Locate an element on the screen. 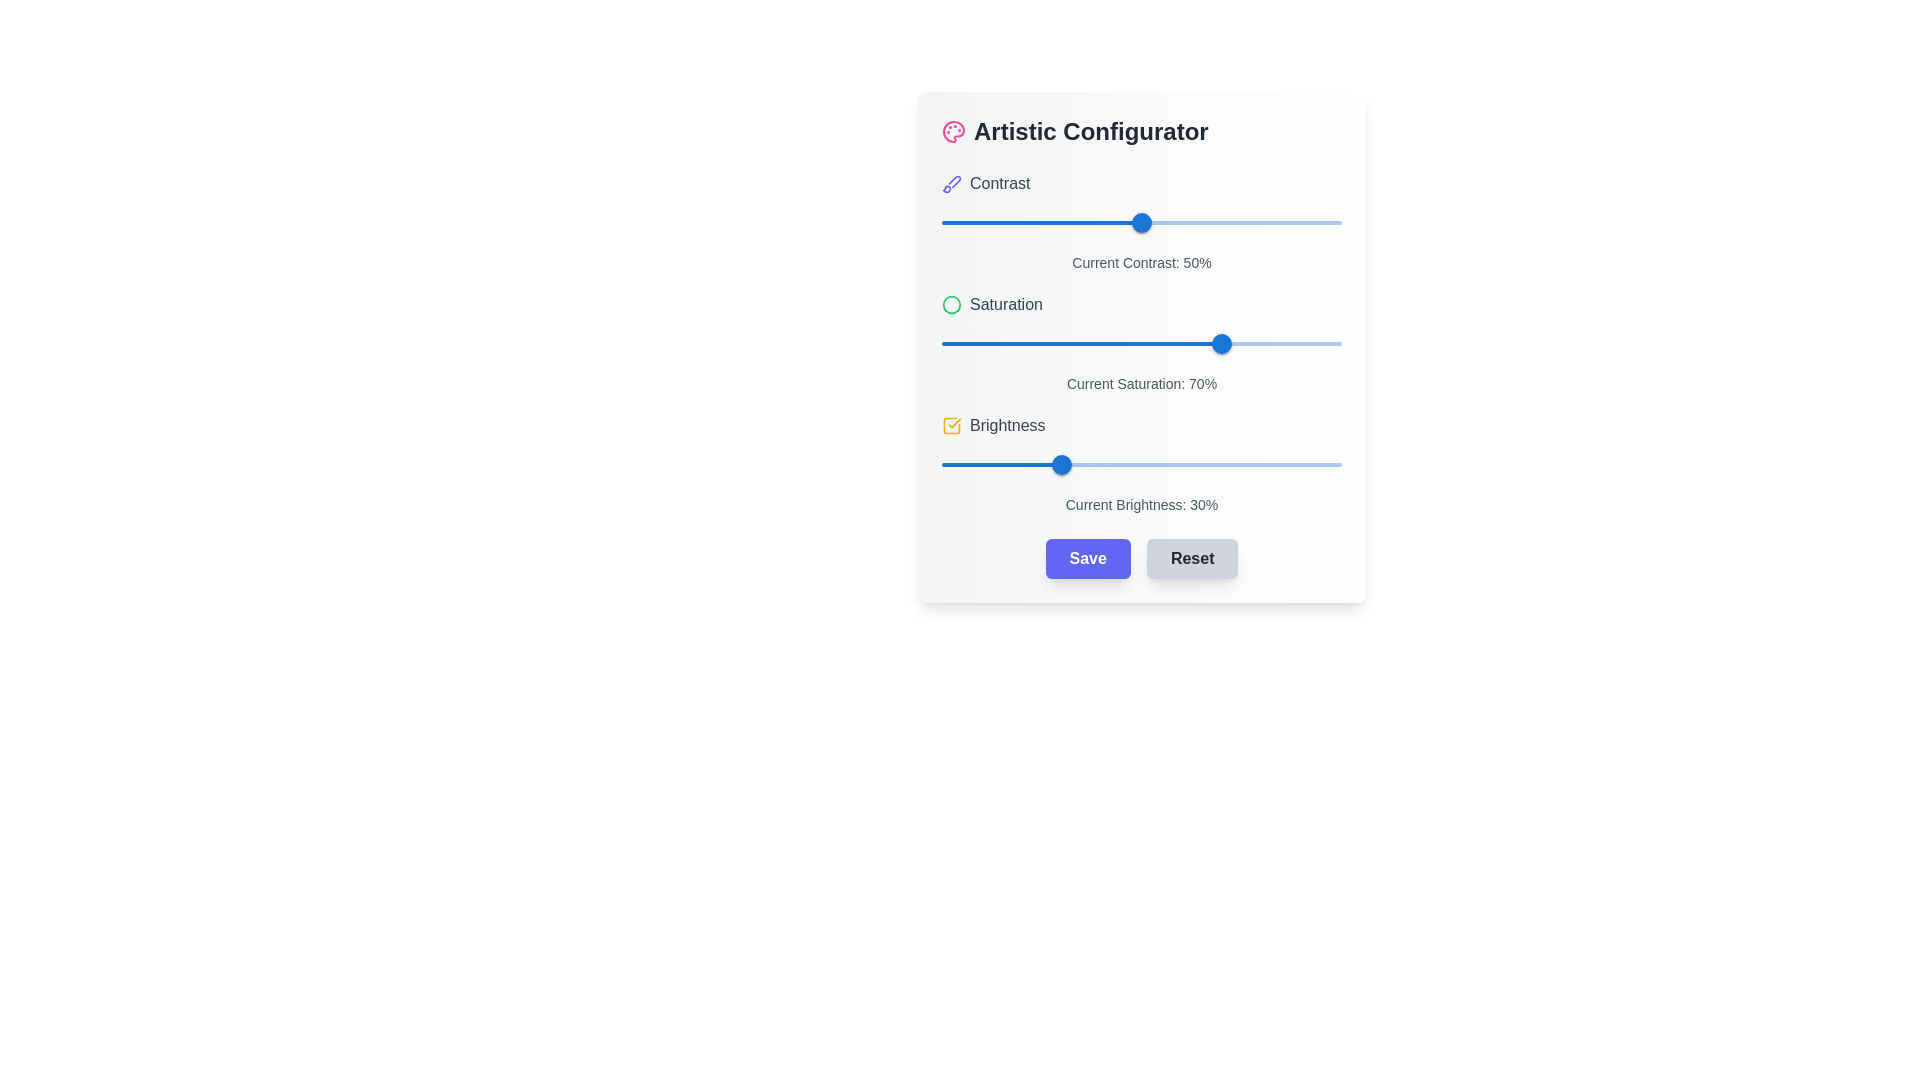 This screenshot has width=1920, height=1080. the brightness level is located at coordinates (1137, 465).